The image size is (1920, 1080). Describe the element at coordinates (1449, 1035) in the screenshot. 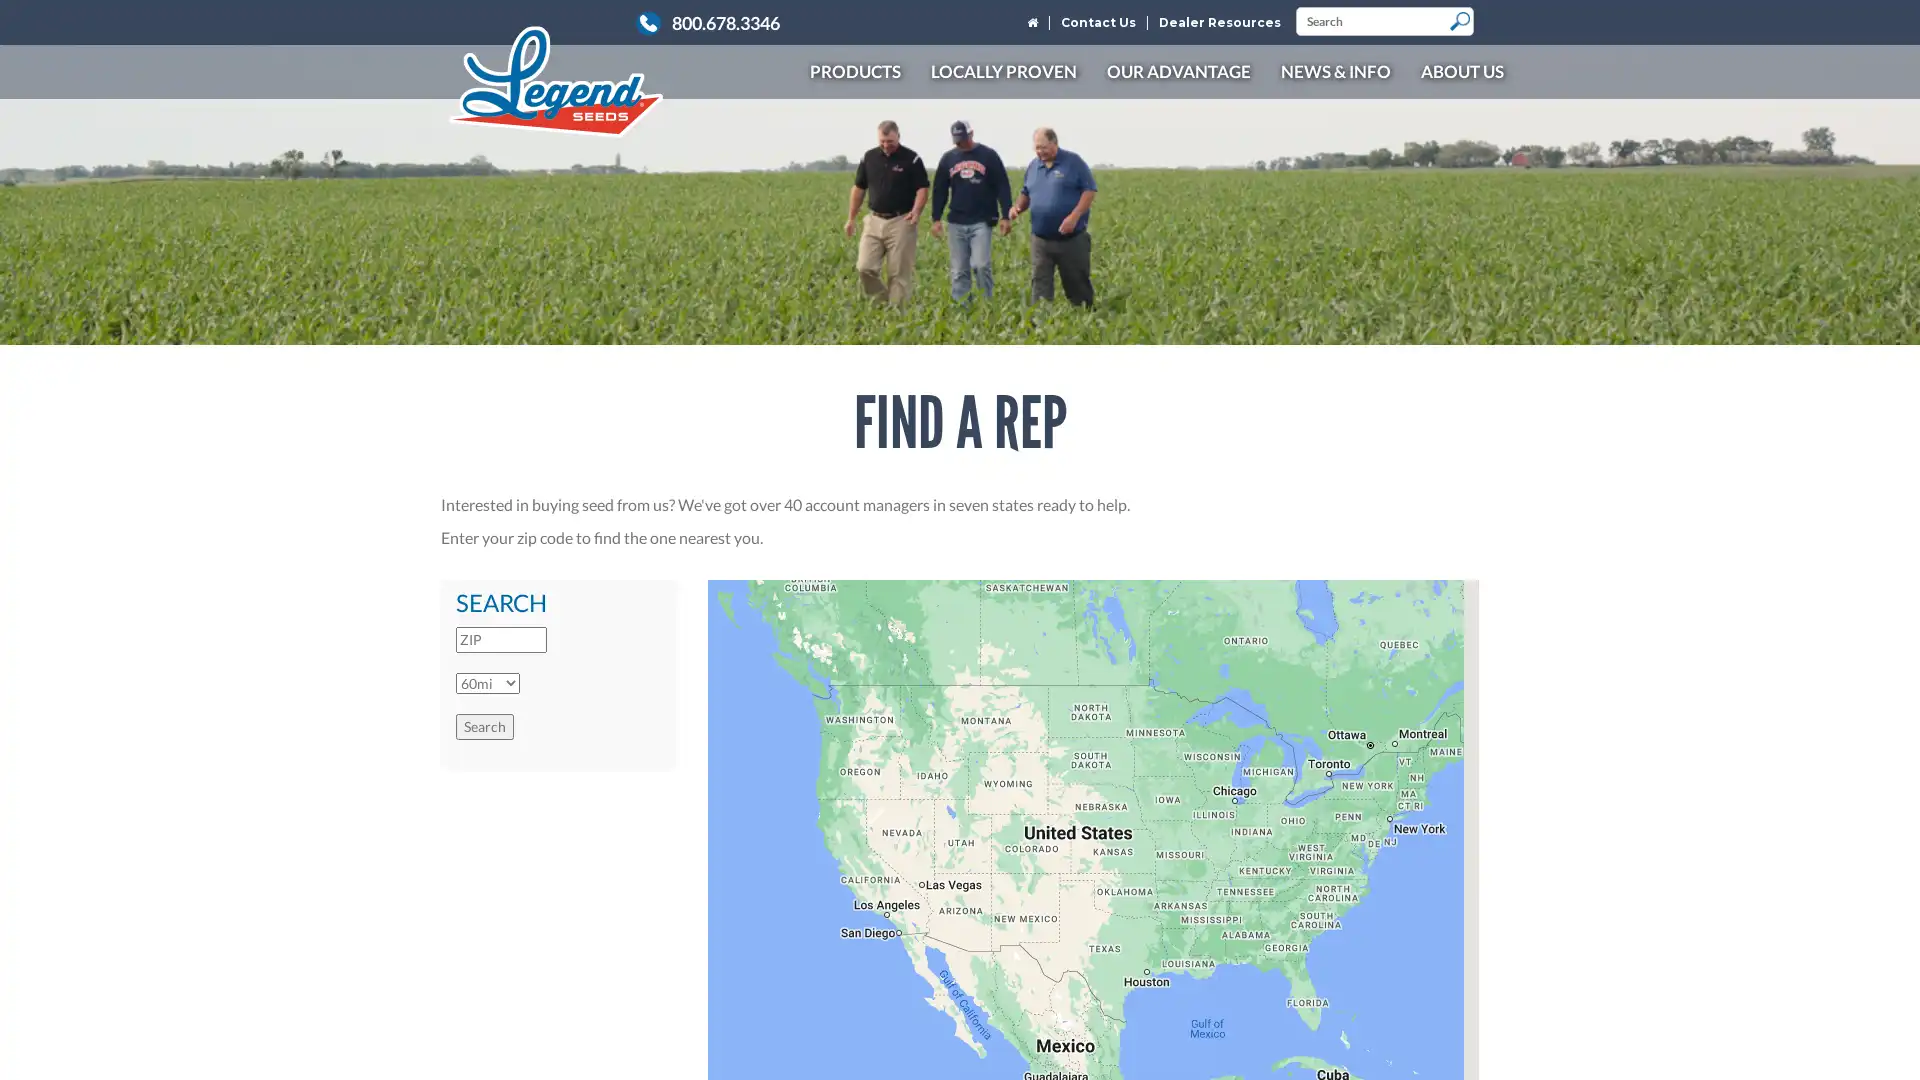

I see `Zoom out` at that location.